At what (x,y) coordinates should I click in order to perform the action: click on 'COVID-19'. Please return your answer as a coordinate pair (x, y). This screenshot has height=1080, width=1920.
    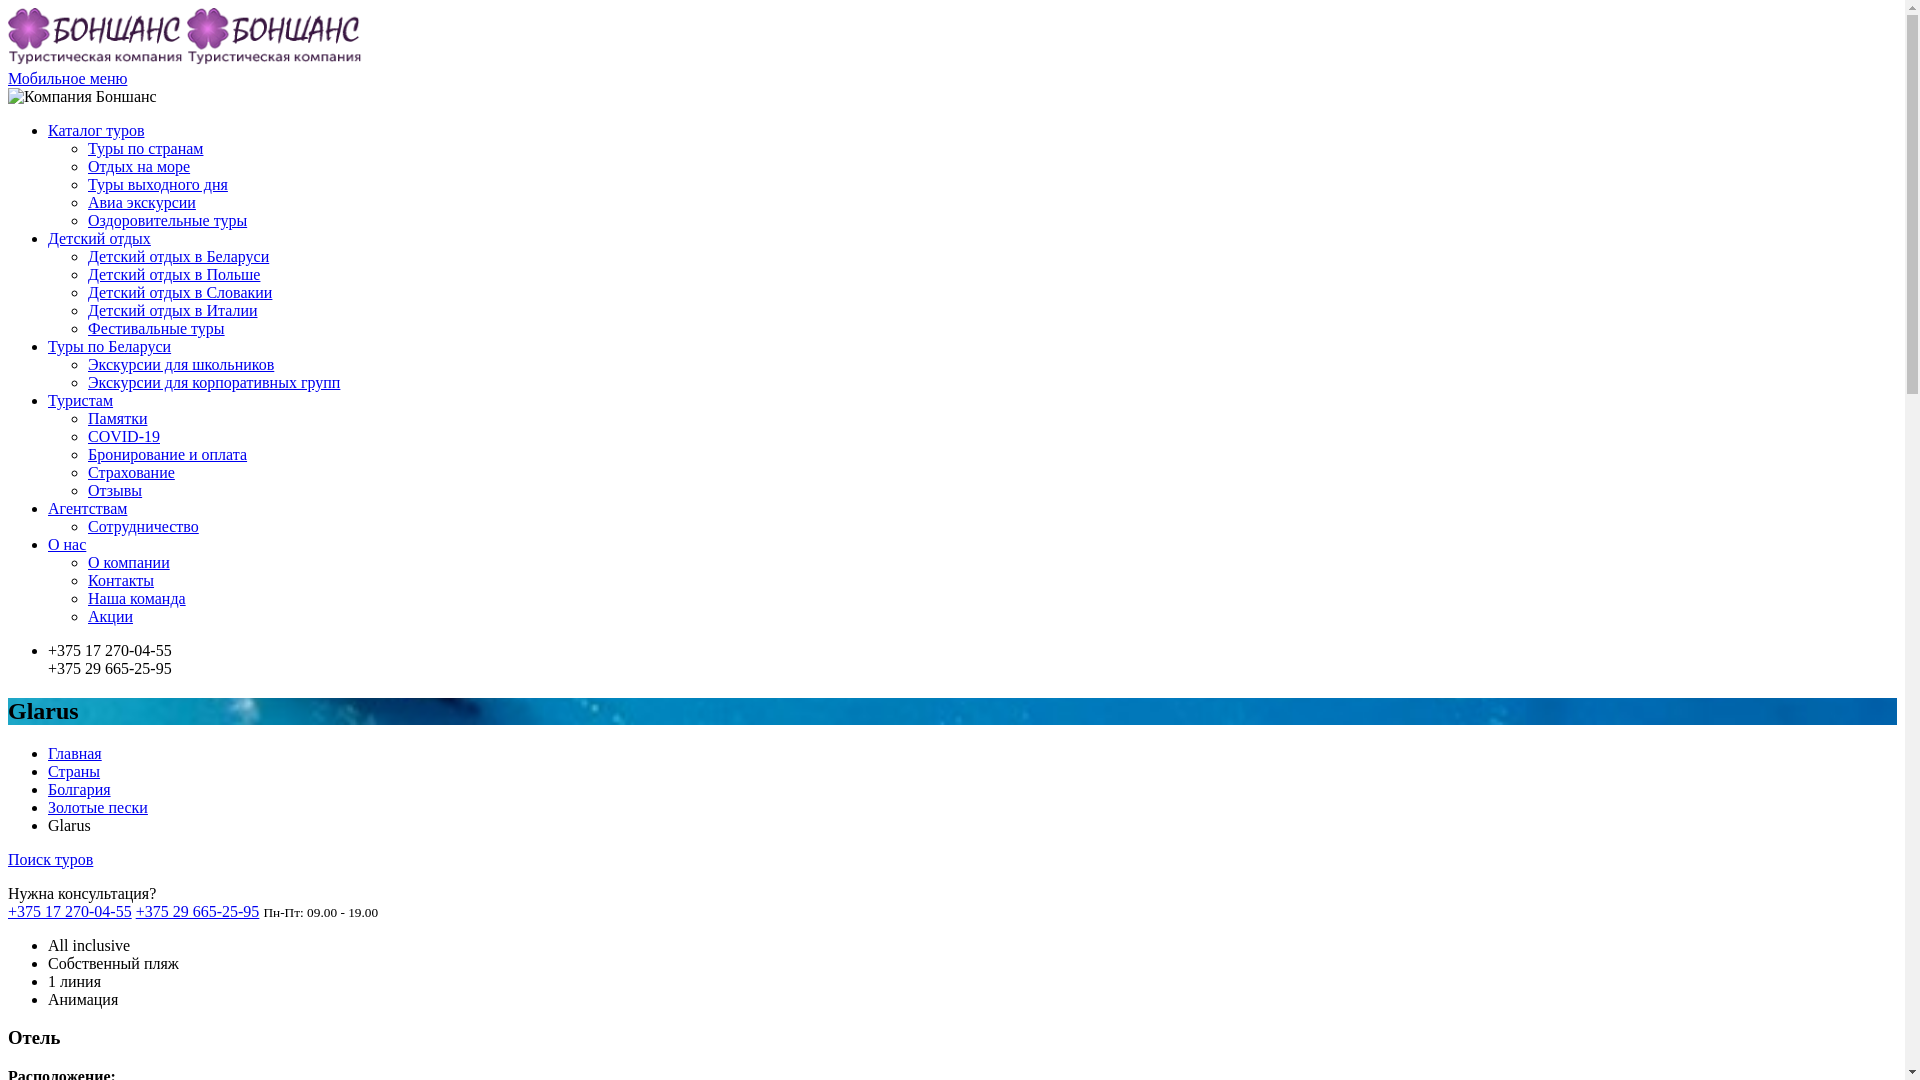
    Looking at the image, I should click on (123, 435).